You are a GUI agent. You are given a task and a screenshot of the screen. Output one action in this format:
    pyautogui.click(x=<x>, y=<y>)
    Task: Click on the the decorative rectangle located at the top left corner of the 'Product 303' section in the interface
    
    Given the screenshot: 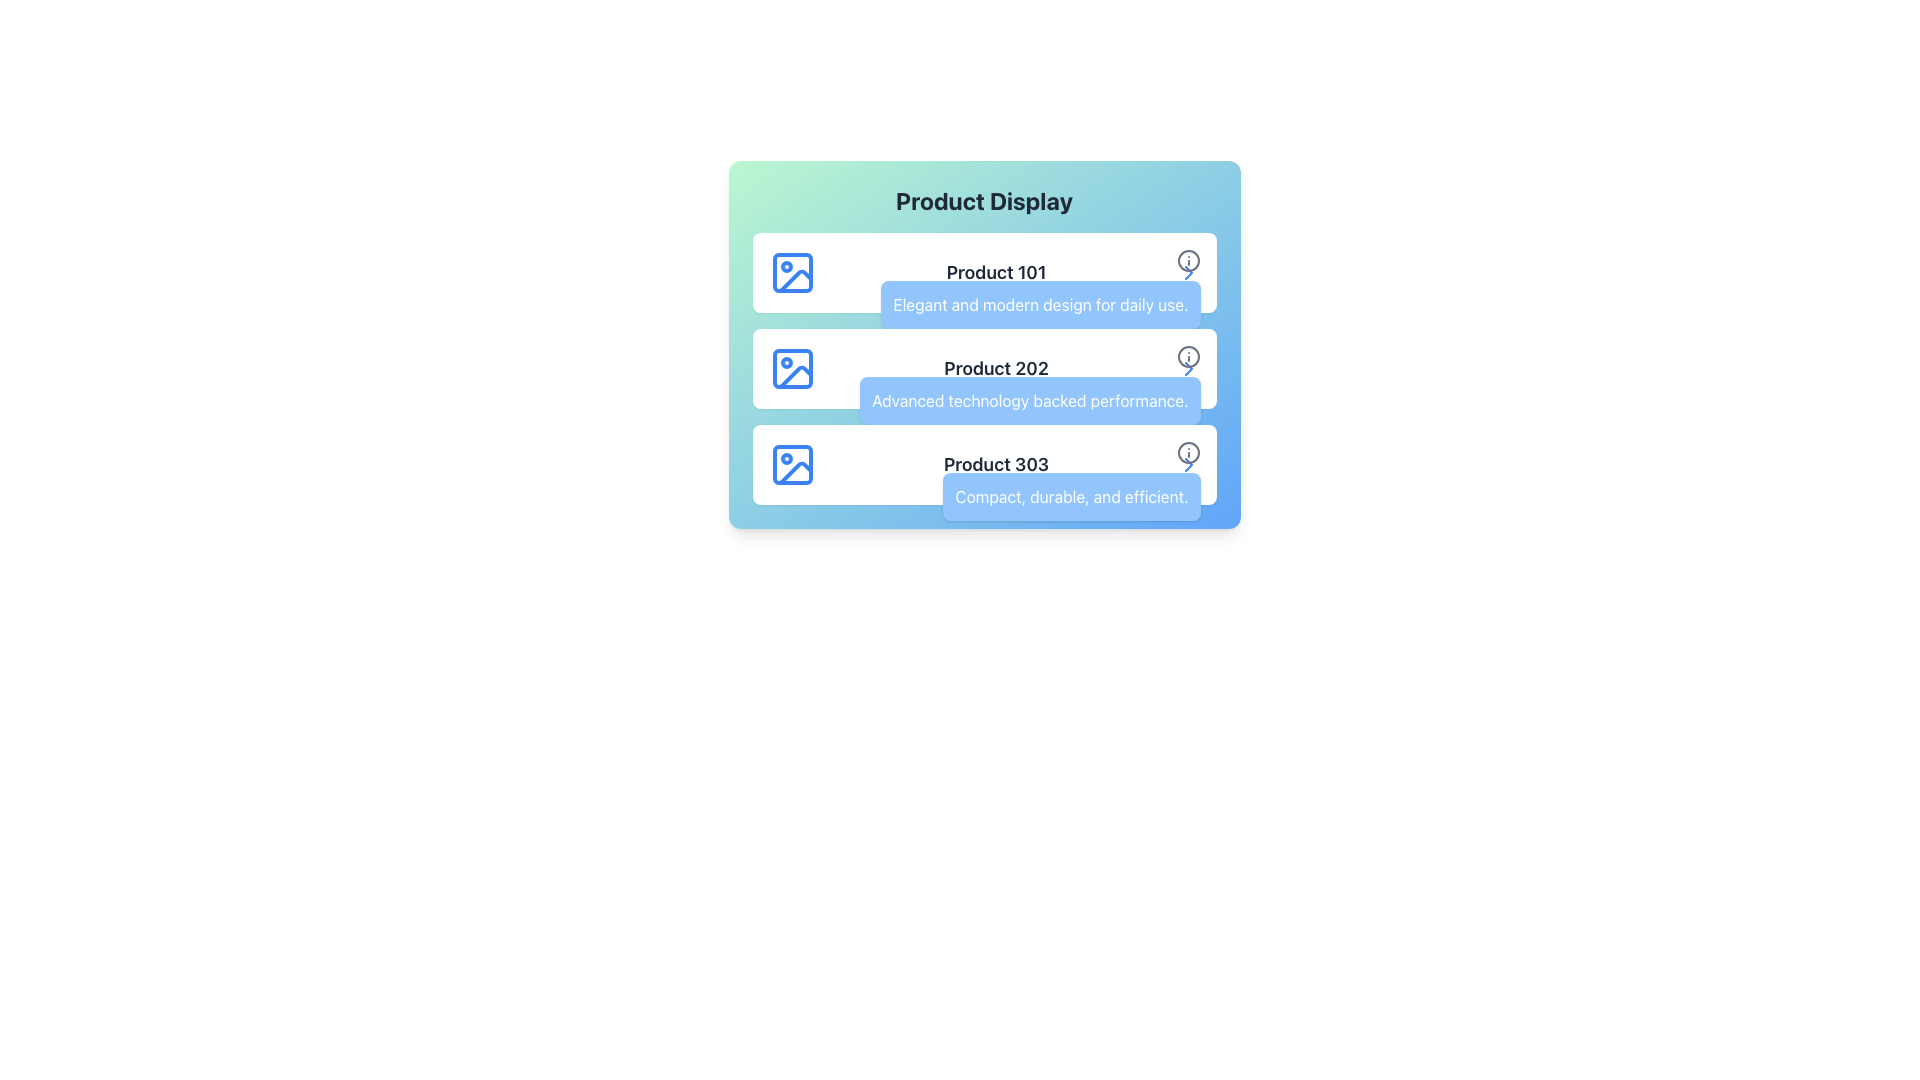 What is the action you would take?
    pyautogui.click(x=791, y=465)
    